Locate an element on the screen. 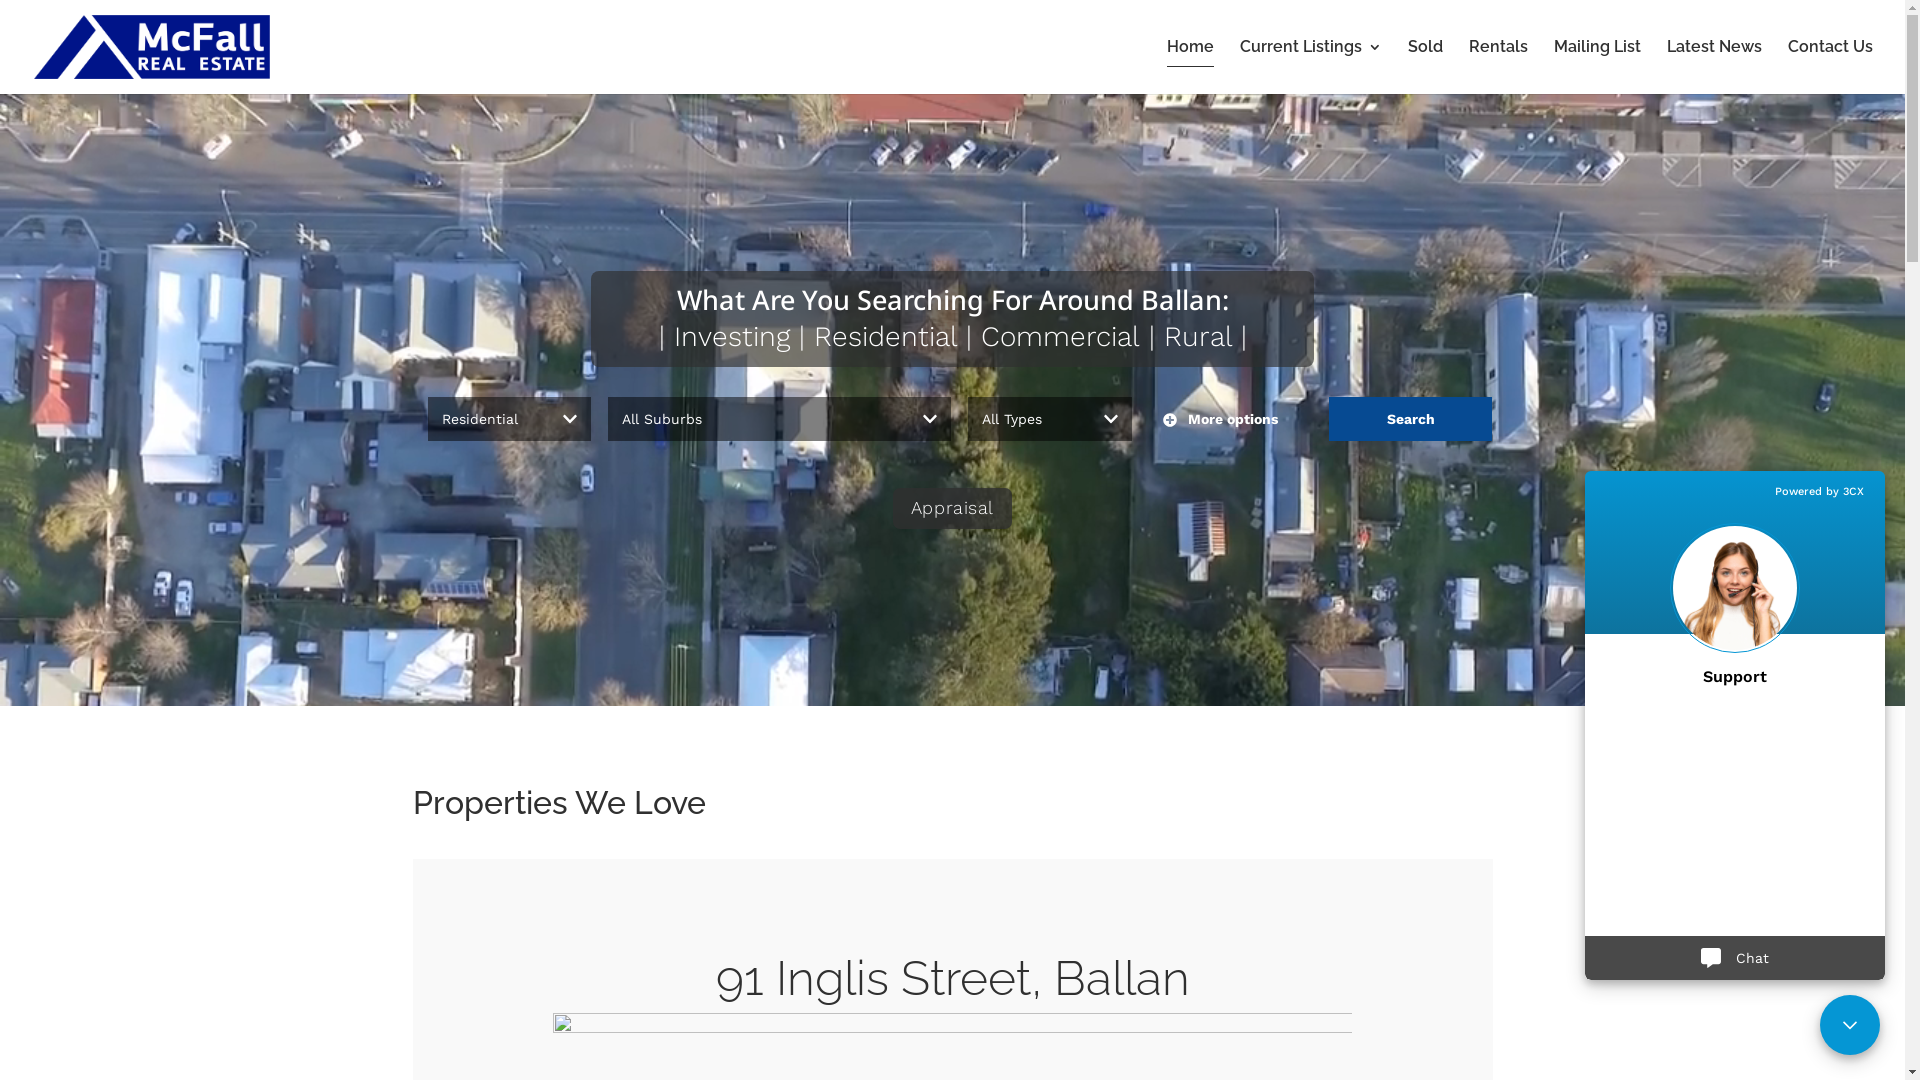 The height and width of the screenshot is (1080, 1920). 'Current Listings' is located at coordinates (1238, 65).